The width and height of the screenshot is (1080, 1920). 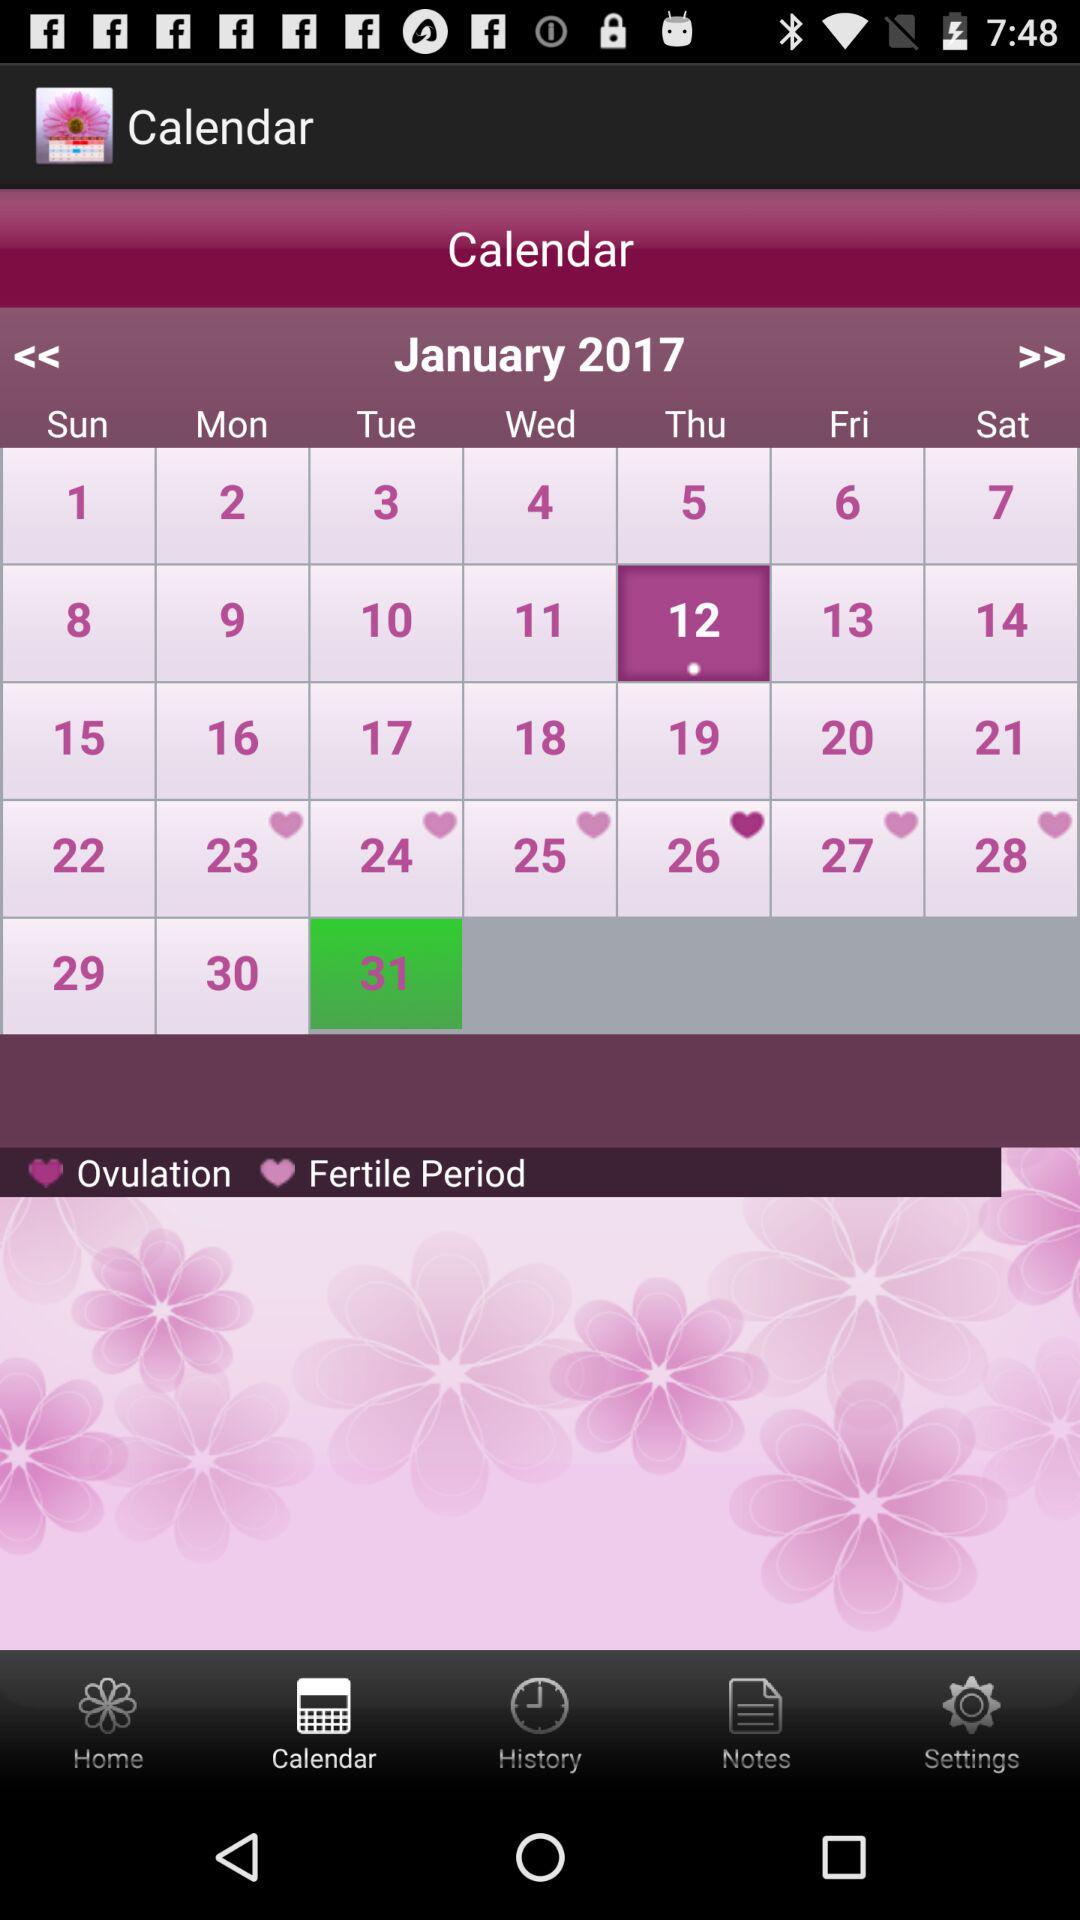 I want to click on settings option, so click(x=971, y=1721).